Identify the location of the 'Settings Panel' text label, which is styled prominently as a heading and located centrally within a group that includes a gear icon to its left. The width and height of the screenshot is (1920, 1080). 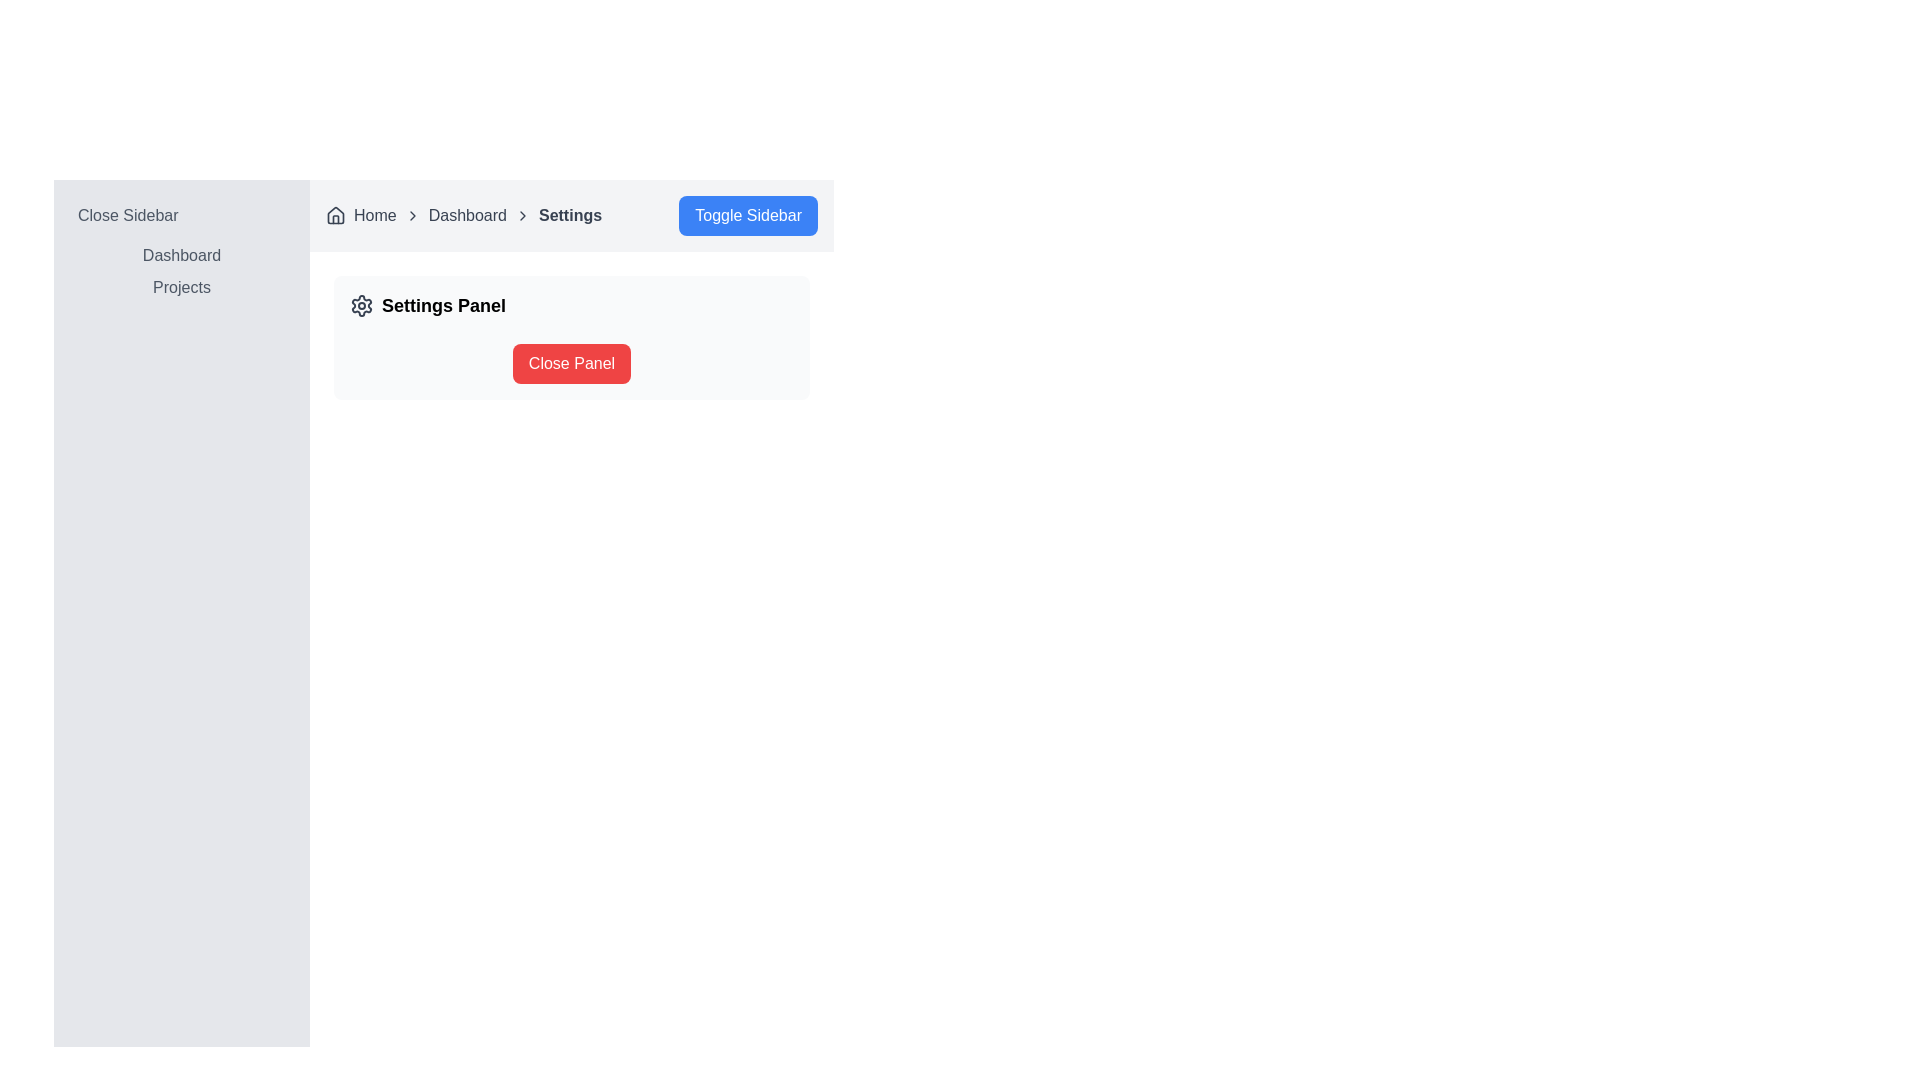
(443, 305).